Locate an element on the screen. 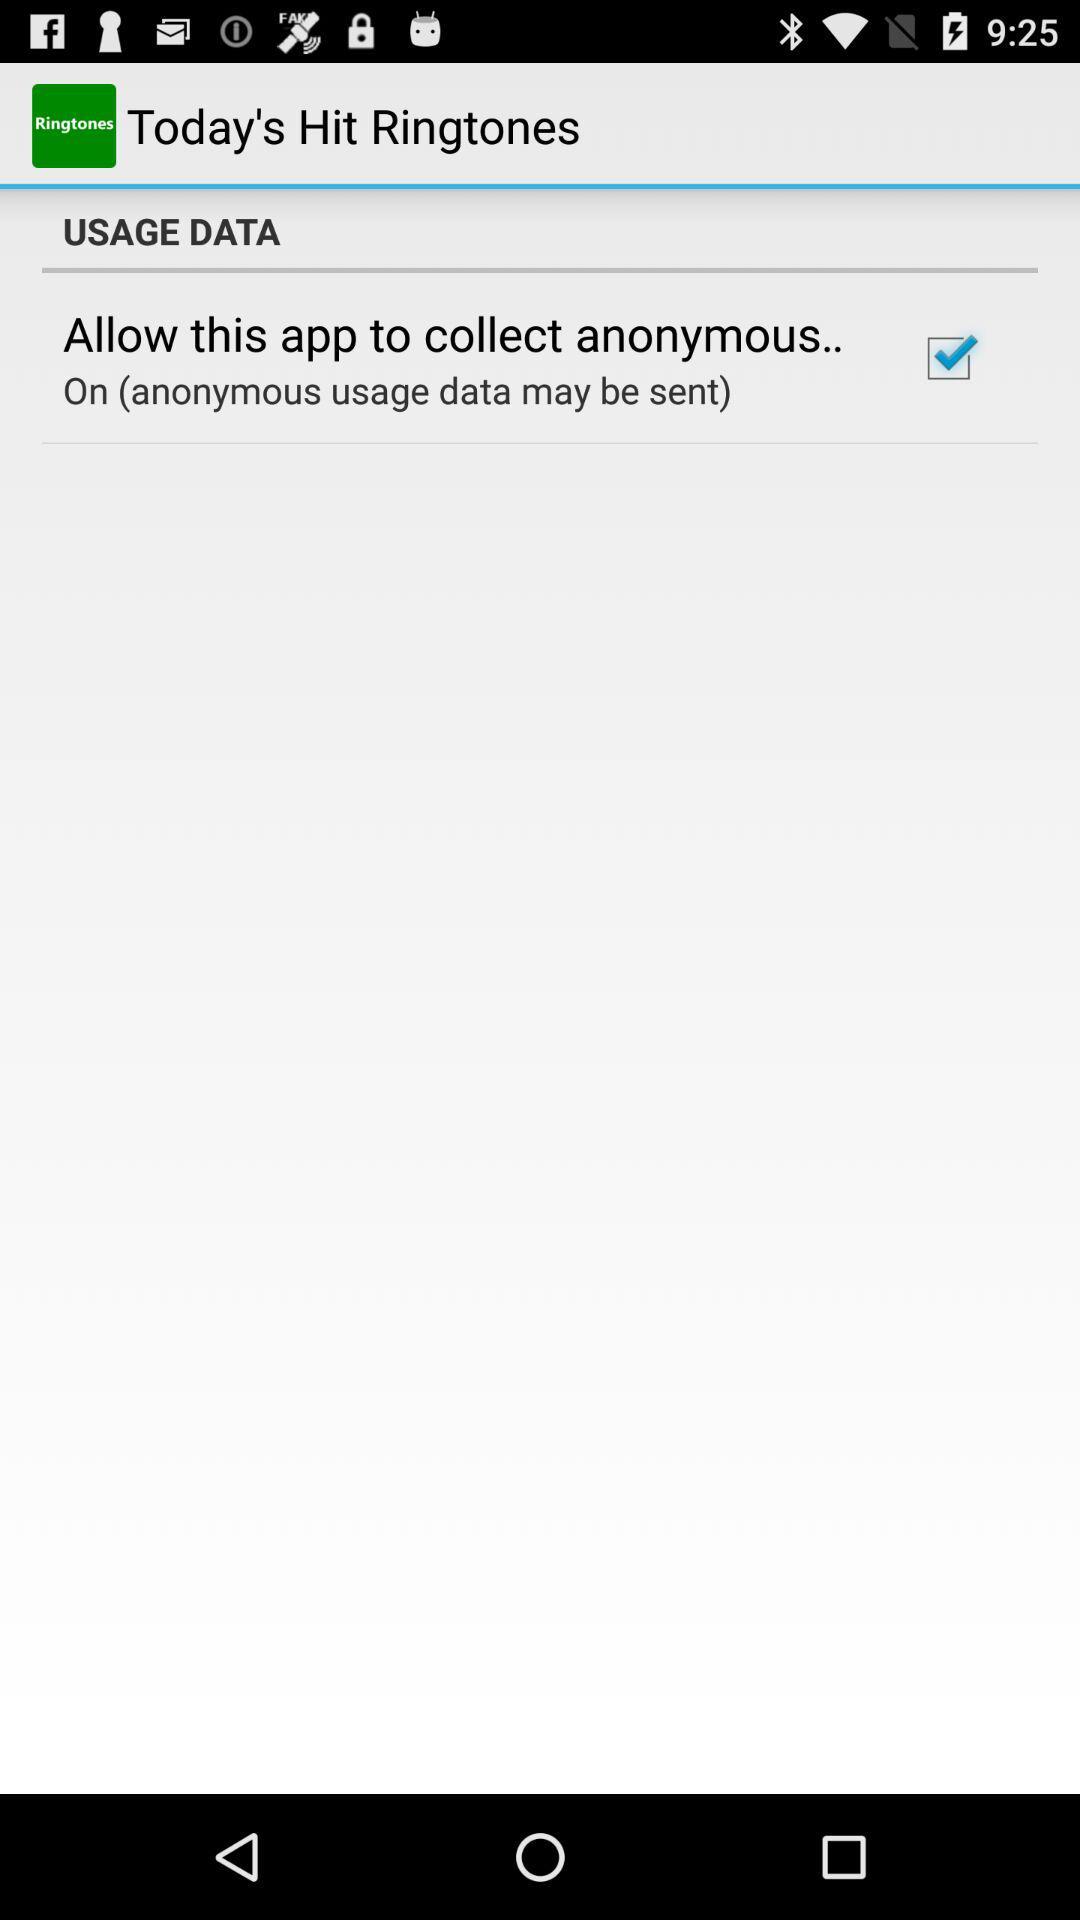 The height and width of the screenshot is (1920, 1080). the allow this app icon is located at coordinates (463, 333).